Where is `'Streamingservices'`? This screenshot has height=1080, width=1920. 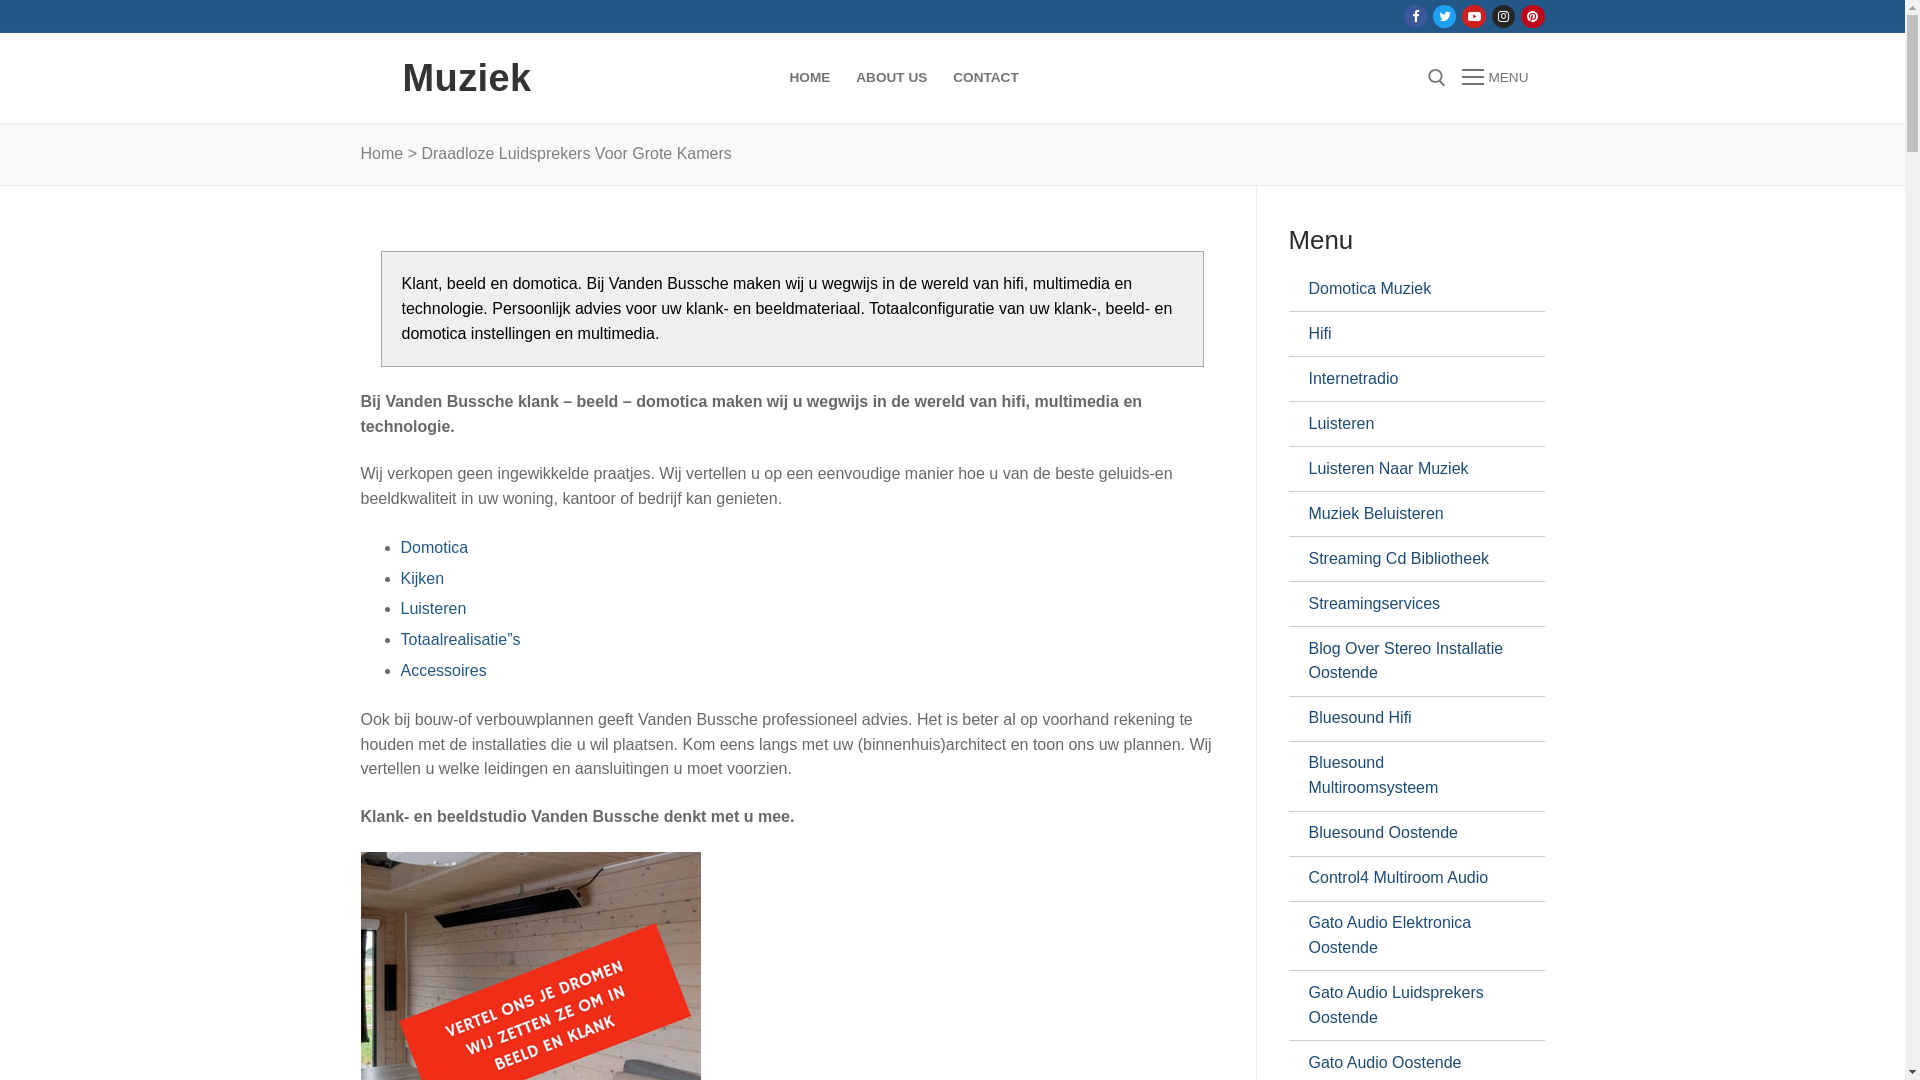 'Streamingservices' is located at coordinates (1406, 603).